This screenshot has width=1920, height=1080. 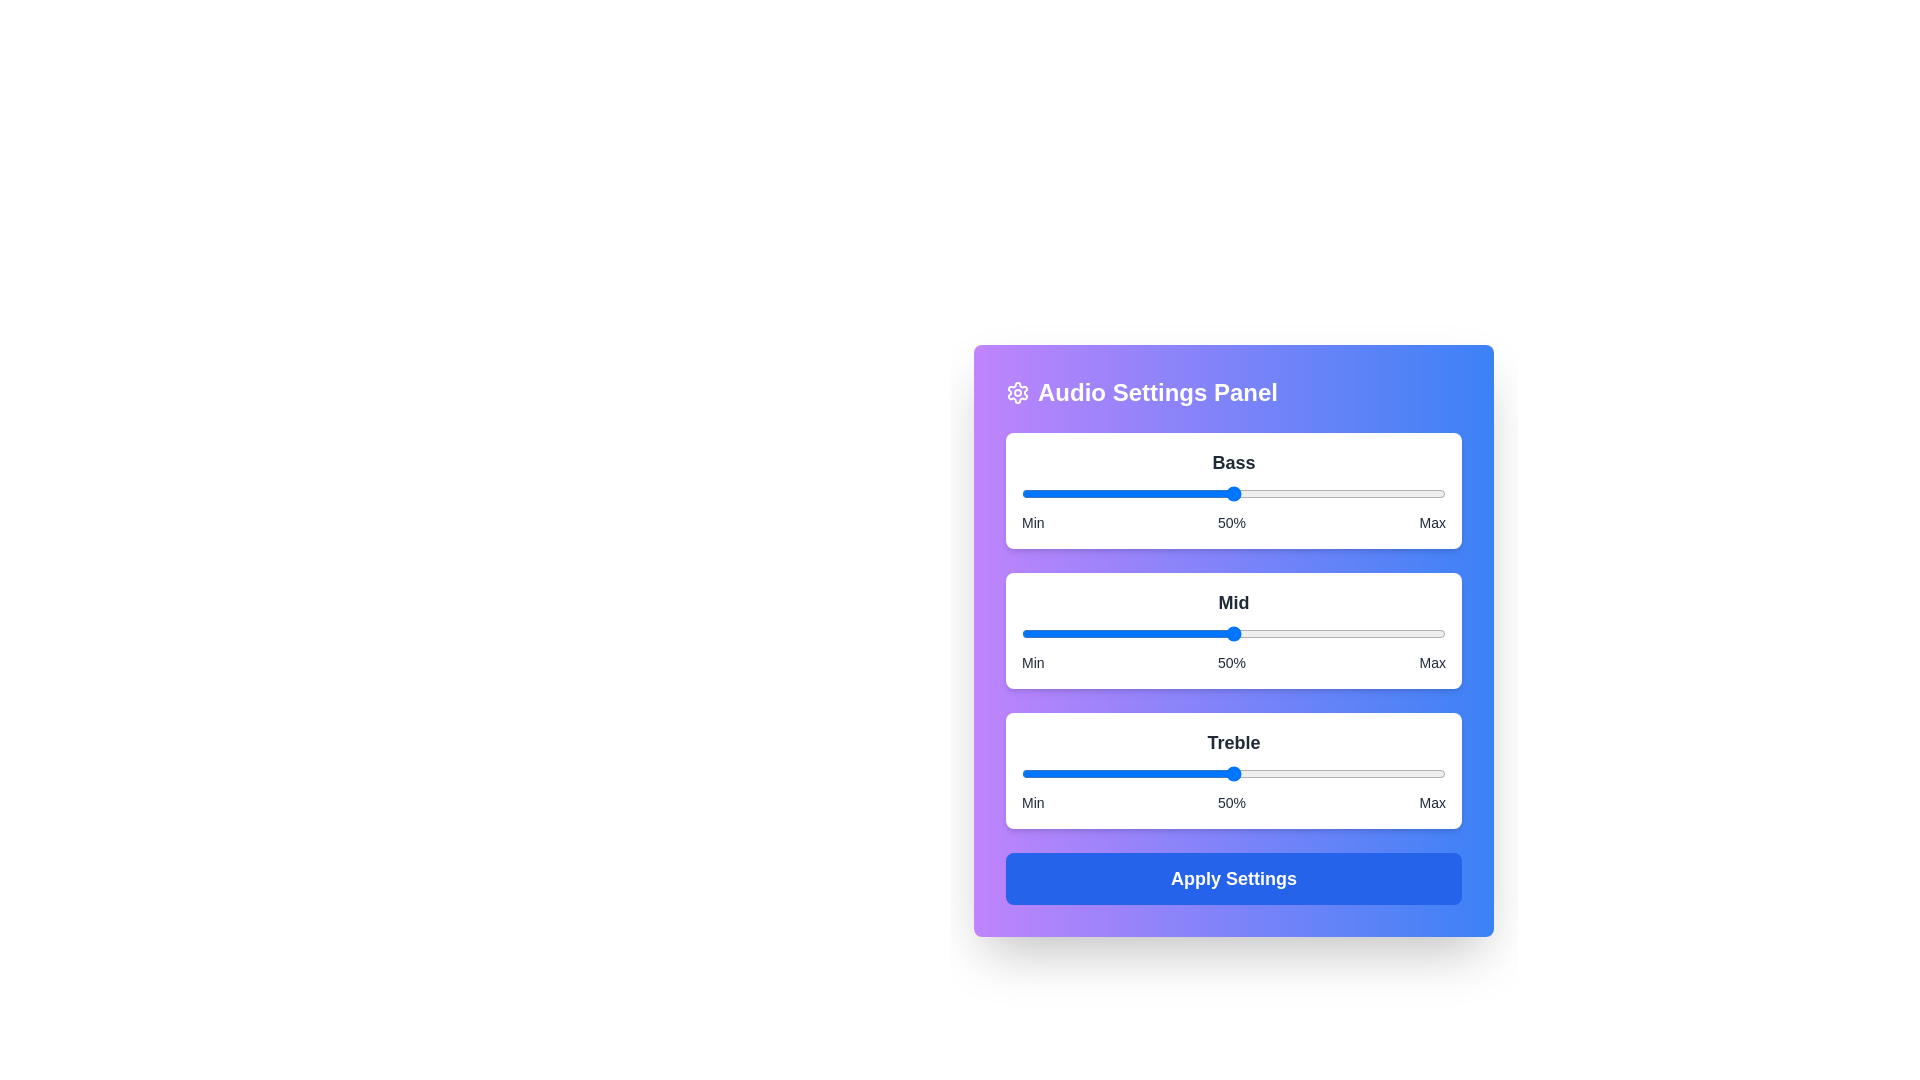 I want to click on the bass level, so click(x=1132, y=493).